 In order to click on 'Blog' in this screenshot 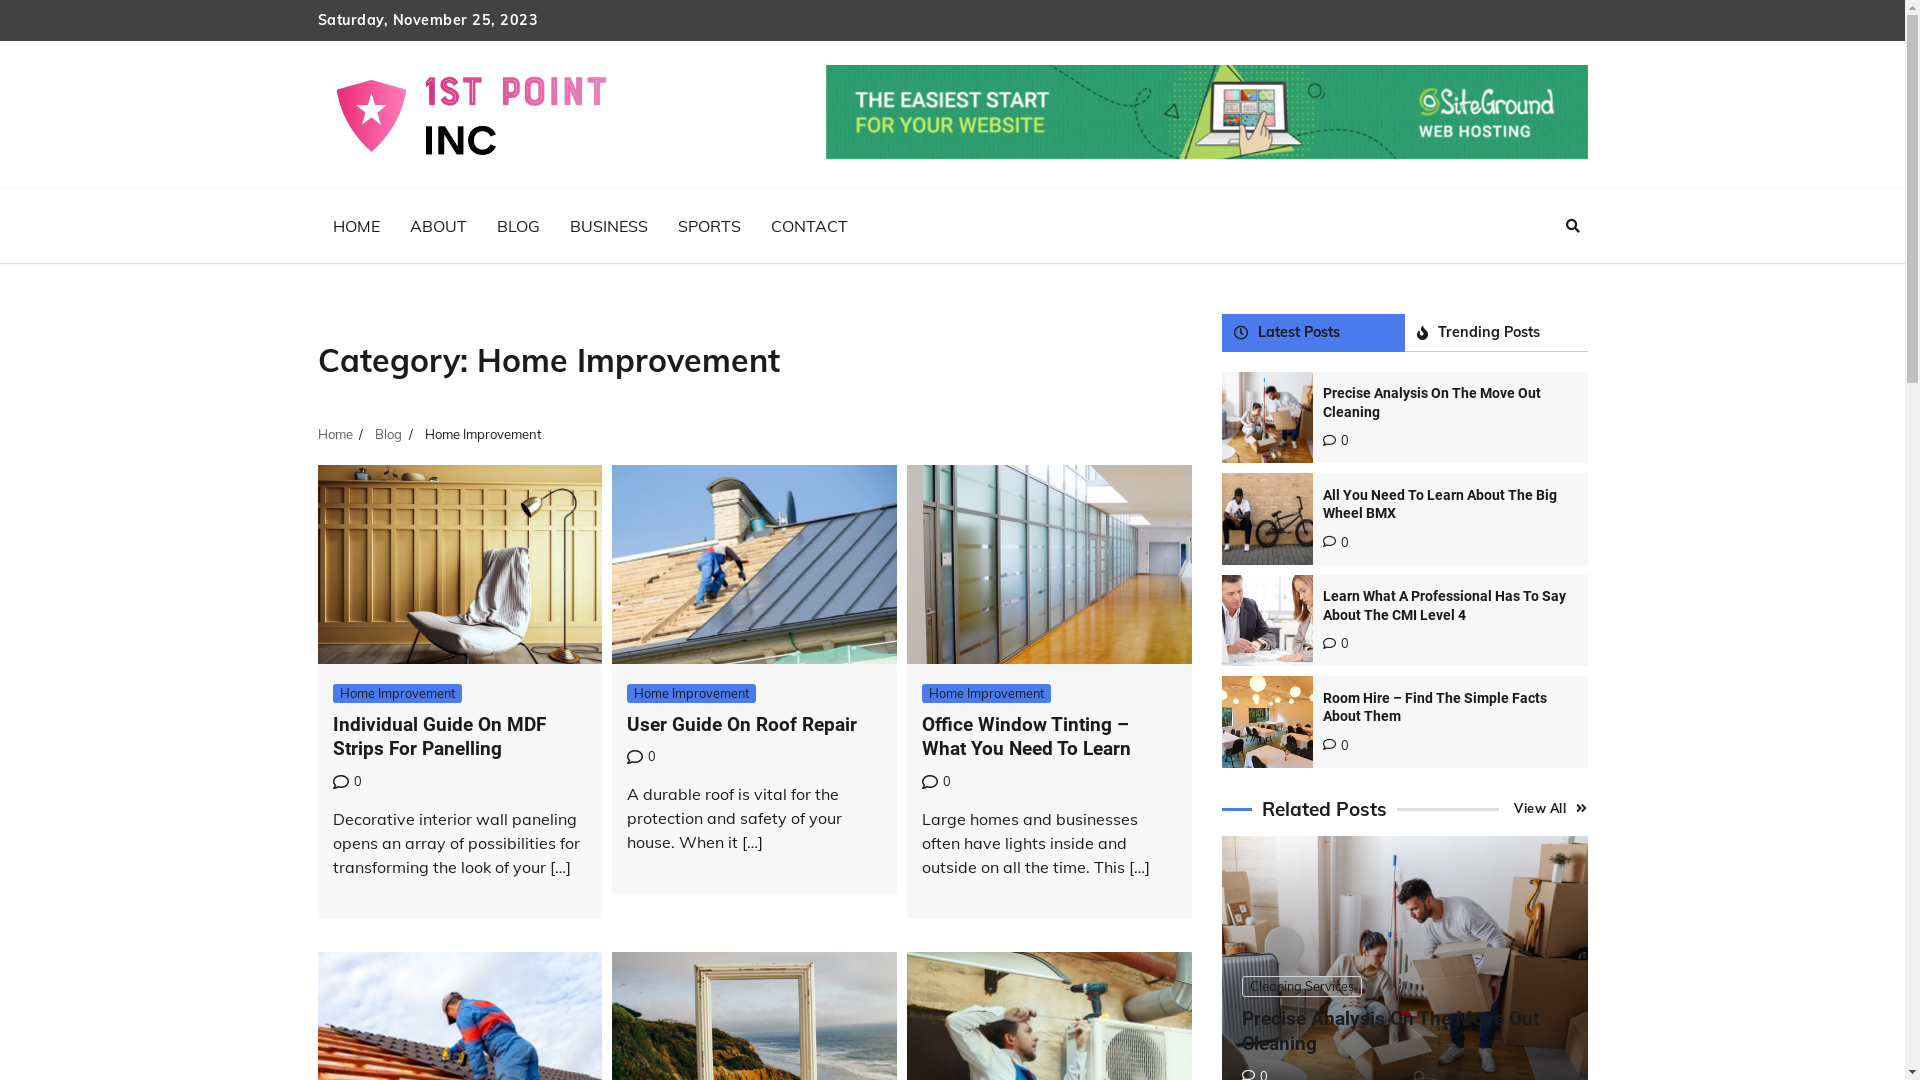, I will do `click(388, 433)`.